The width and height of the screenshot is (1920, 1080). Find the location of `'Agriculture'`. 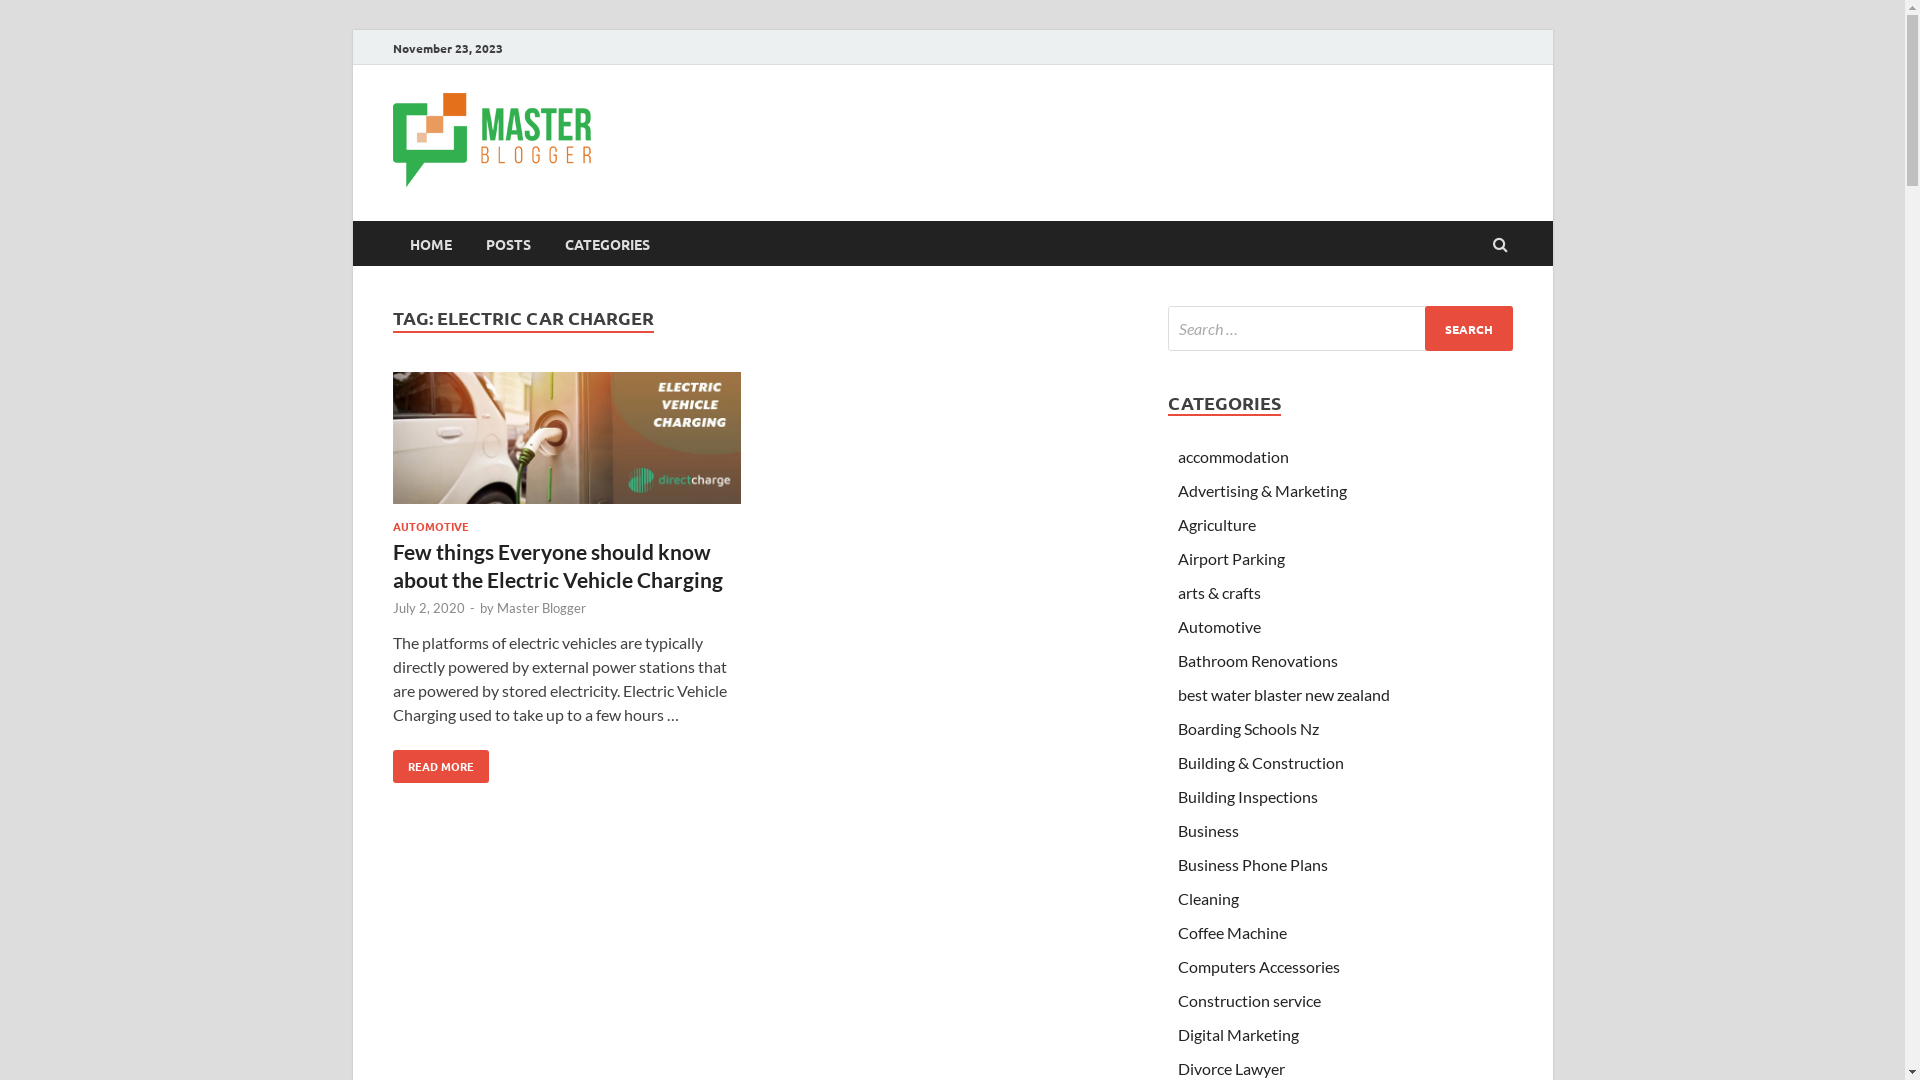

'Agriculture' is located at coordinates (1177, 523).